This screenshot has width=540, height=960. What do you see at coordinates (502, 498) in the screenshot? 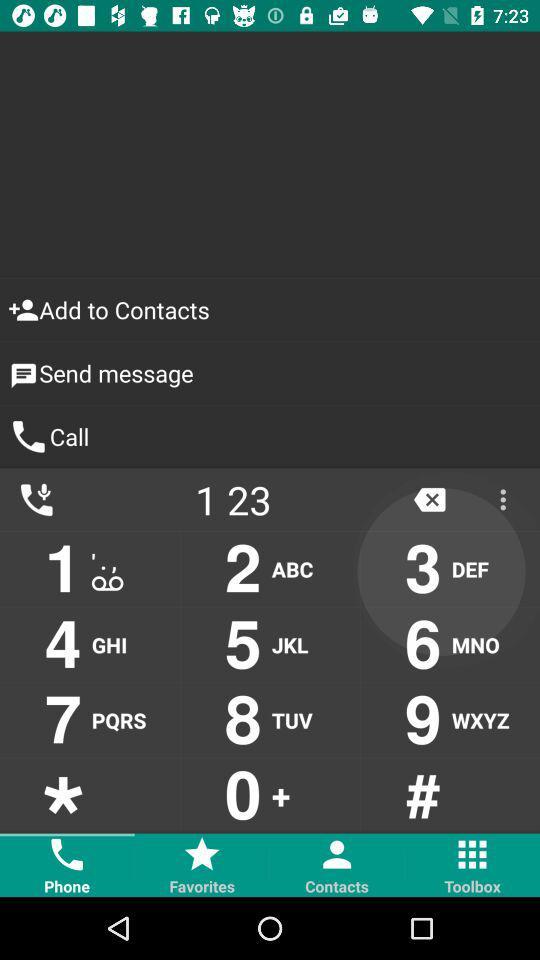
I see `the more icon` at bounding box center [502, 498].